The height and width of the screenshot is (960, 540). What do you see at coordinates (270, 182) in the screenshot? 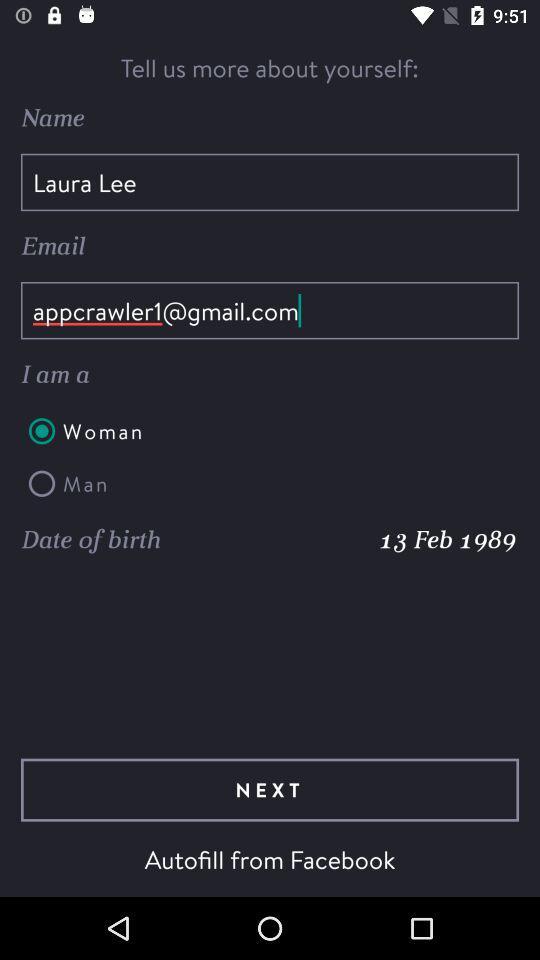
I see `laura lee` at bounding box center [270, 182].